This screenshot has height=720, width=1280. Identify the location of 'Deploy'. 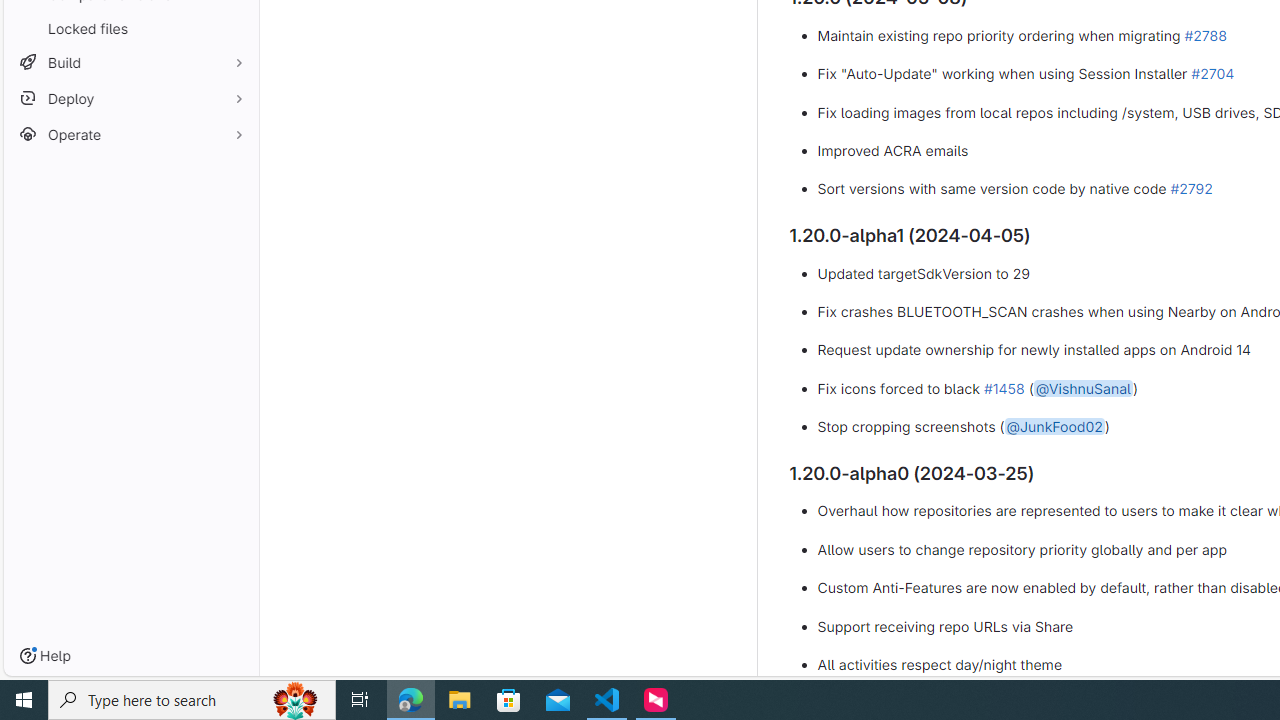
(130, 98).